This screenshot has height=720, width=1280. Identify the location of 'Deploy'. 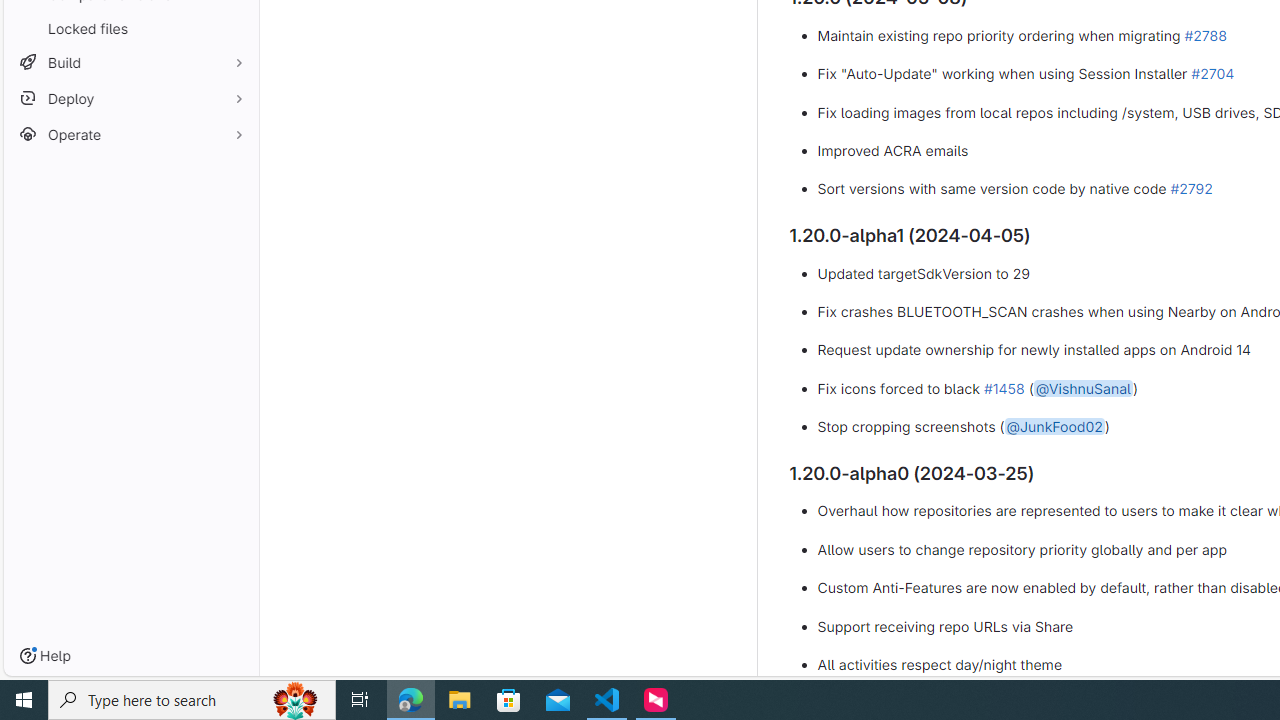
(130, 98).